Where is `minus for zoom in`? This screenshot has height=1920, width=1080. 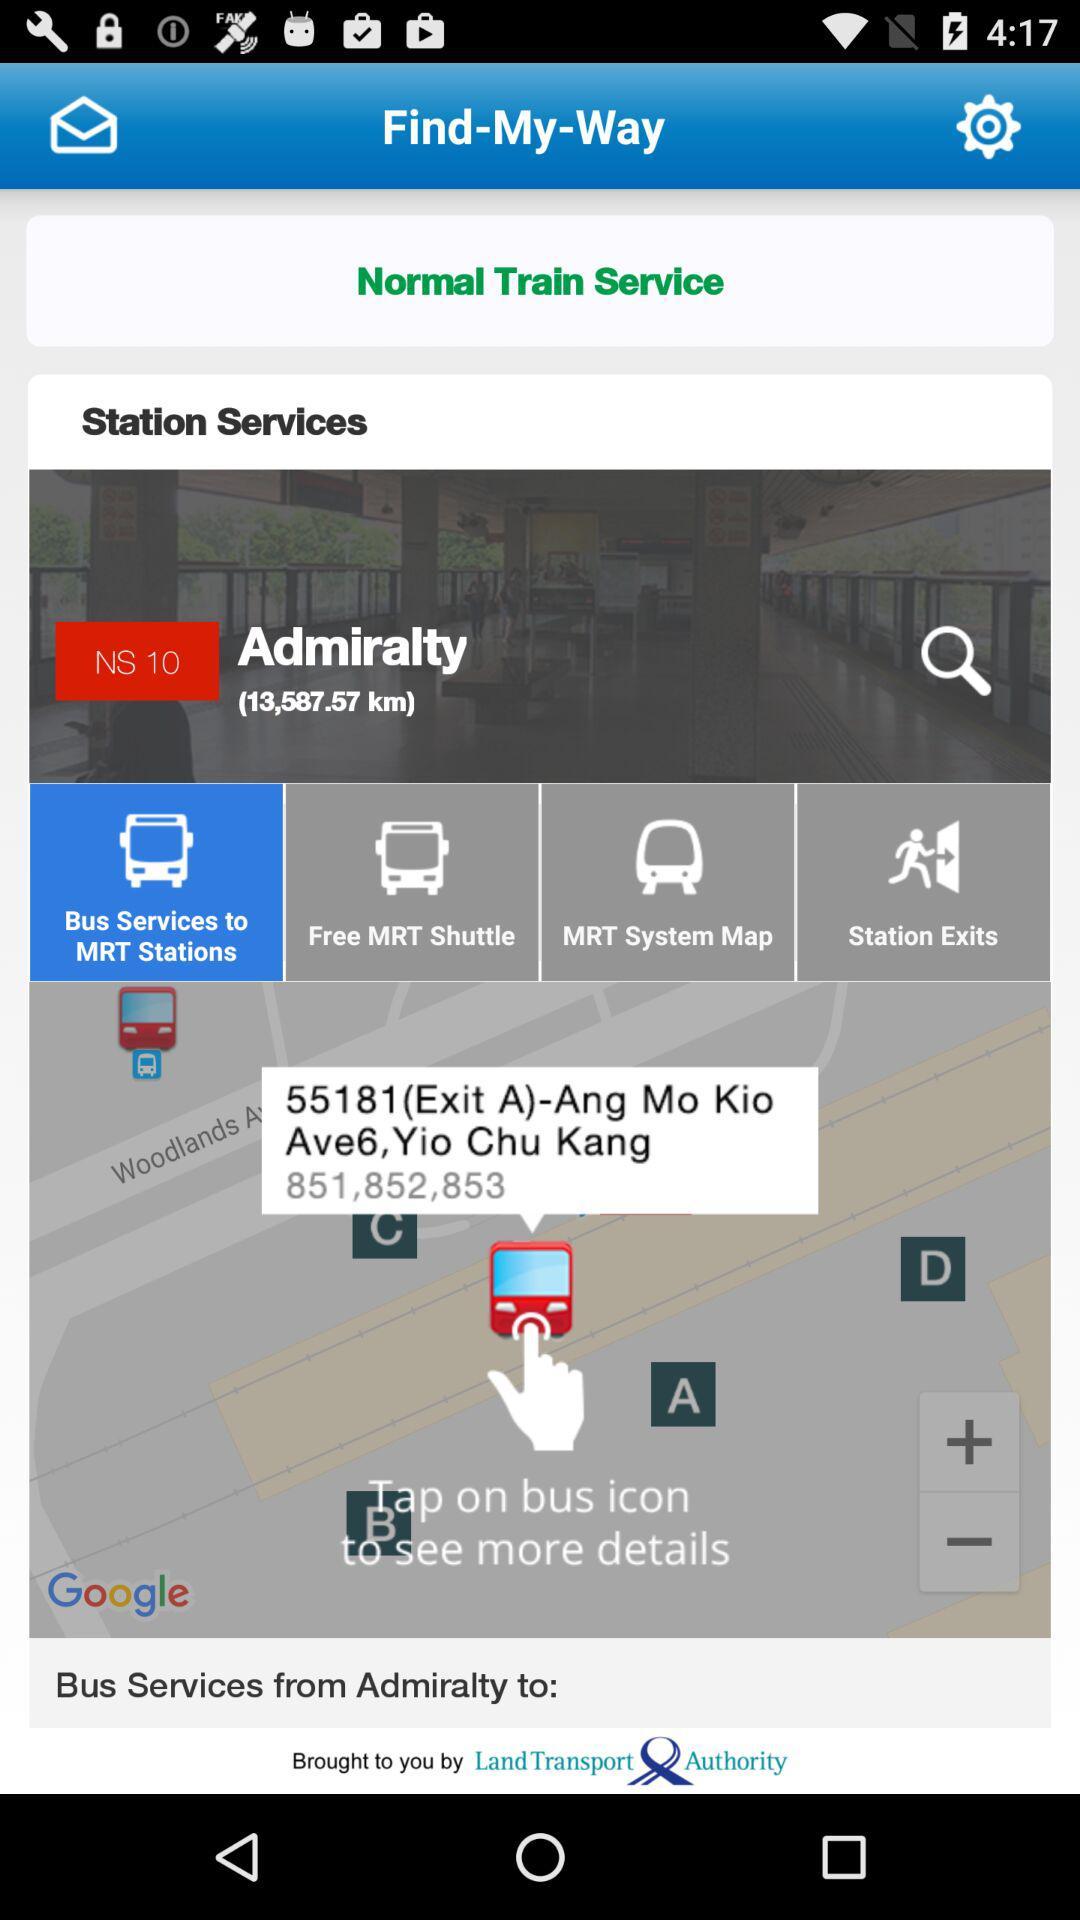
minus for zoom in is located at coordinates (968, 1544).